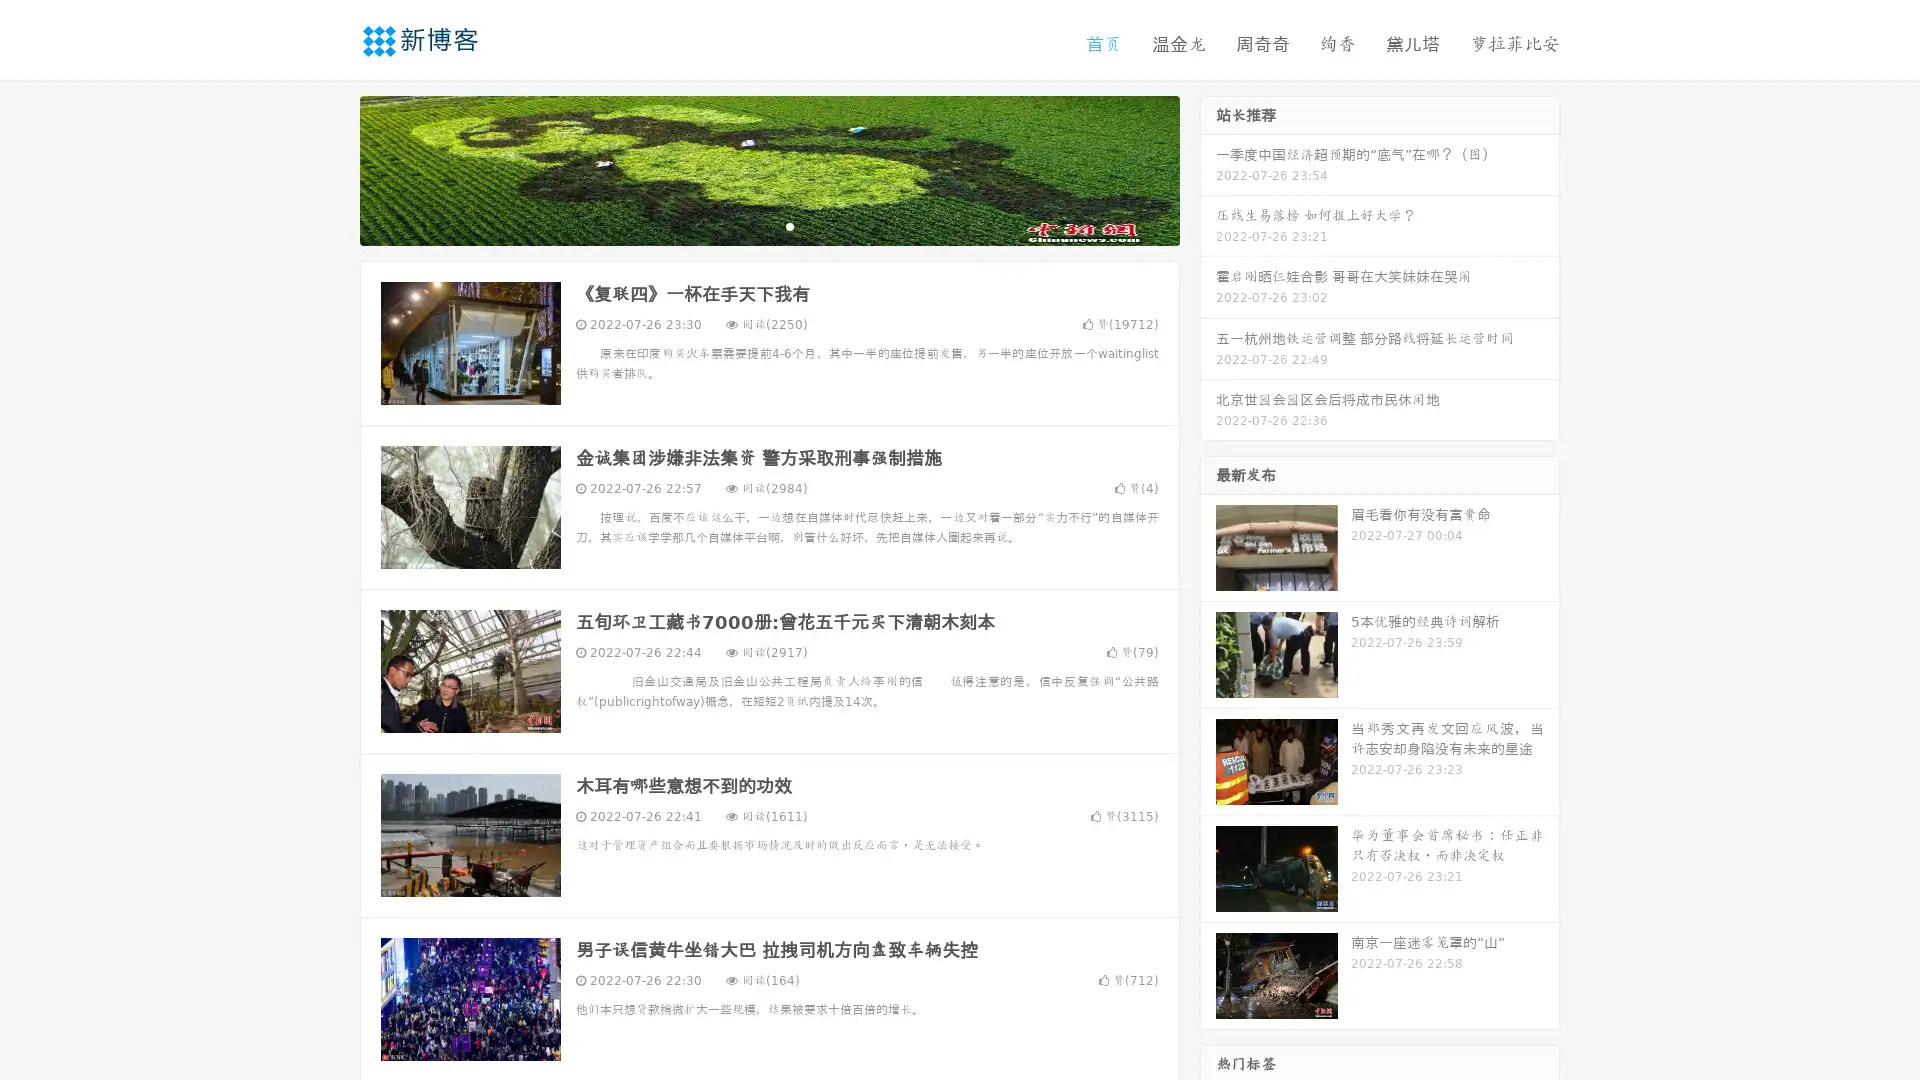 The width and height of the screenshot is (1920, 1080). I want to click on Previous slide, so click(330, 168).